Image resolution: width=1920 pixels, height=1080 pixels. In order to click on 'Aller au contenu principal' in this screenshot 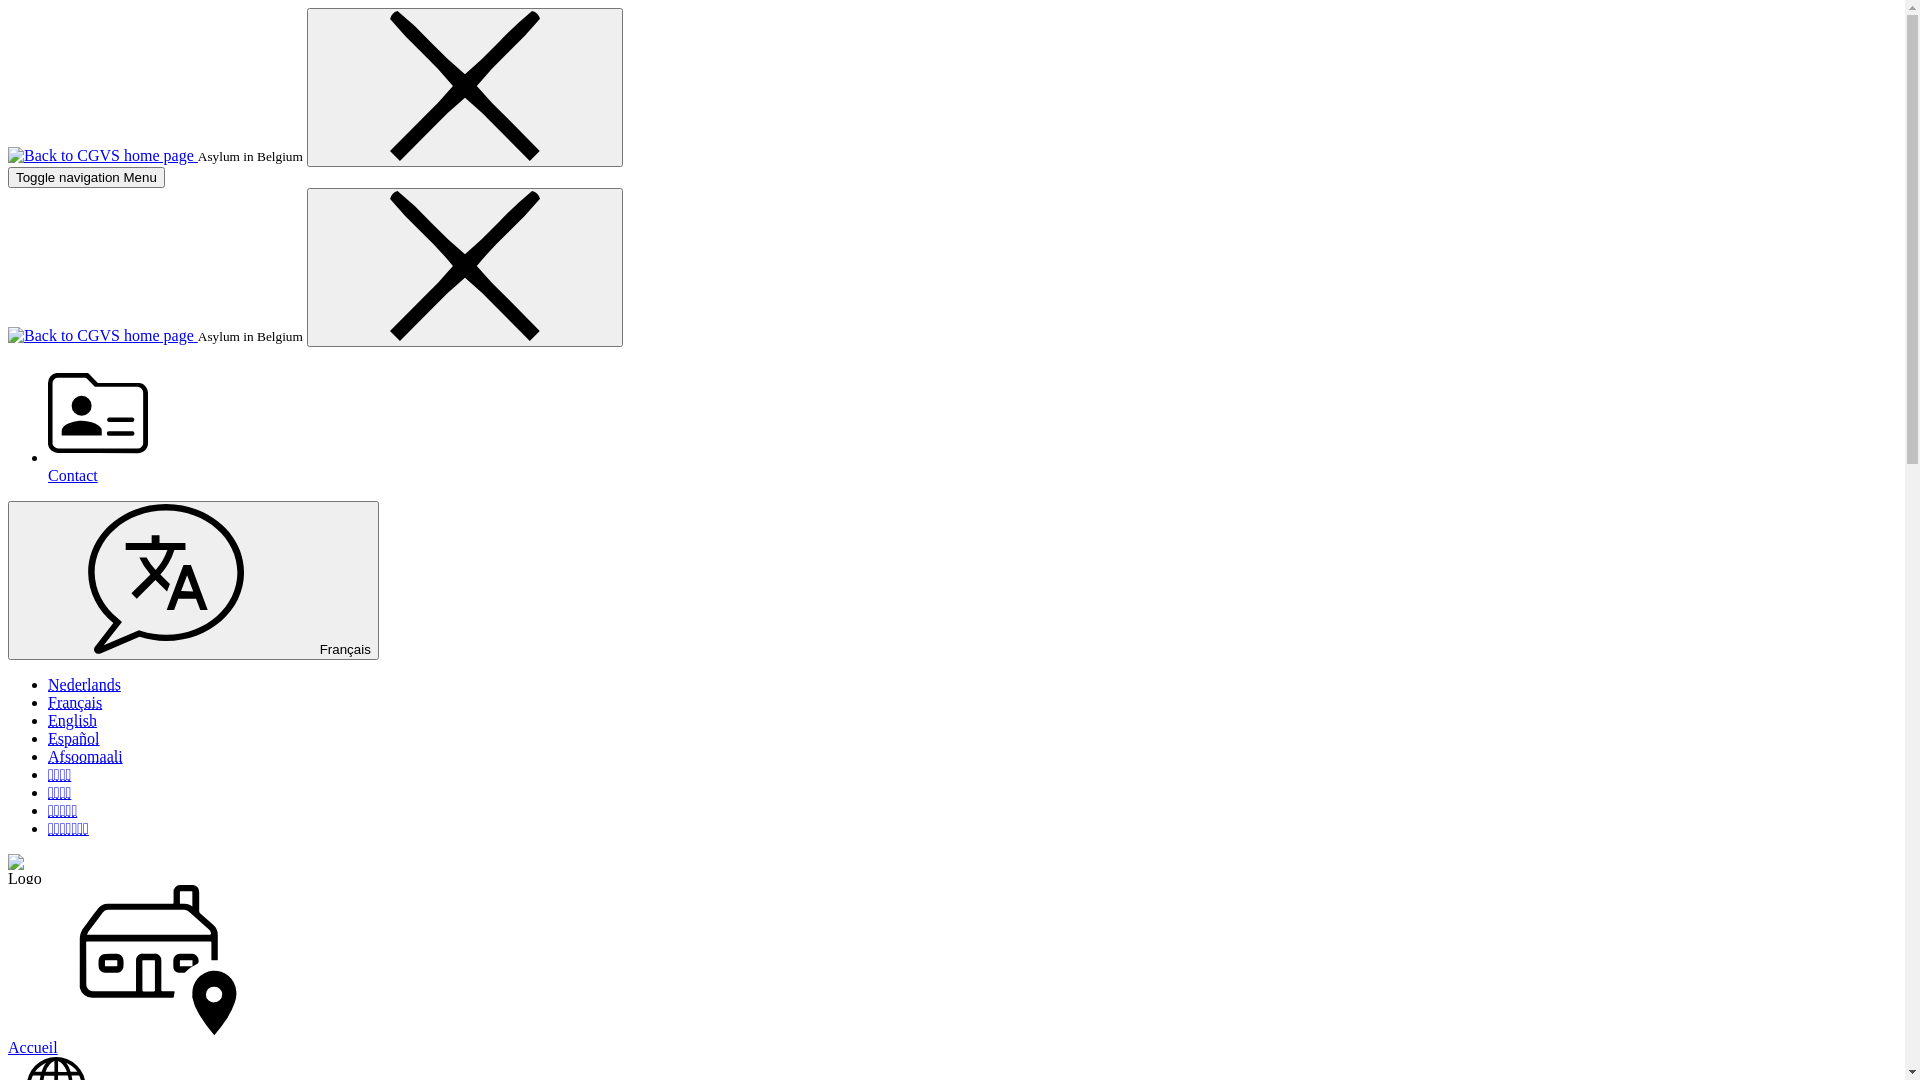, I will do `click(8, 8)`.